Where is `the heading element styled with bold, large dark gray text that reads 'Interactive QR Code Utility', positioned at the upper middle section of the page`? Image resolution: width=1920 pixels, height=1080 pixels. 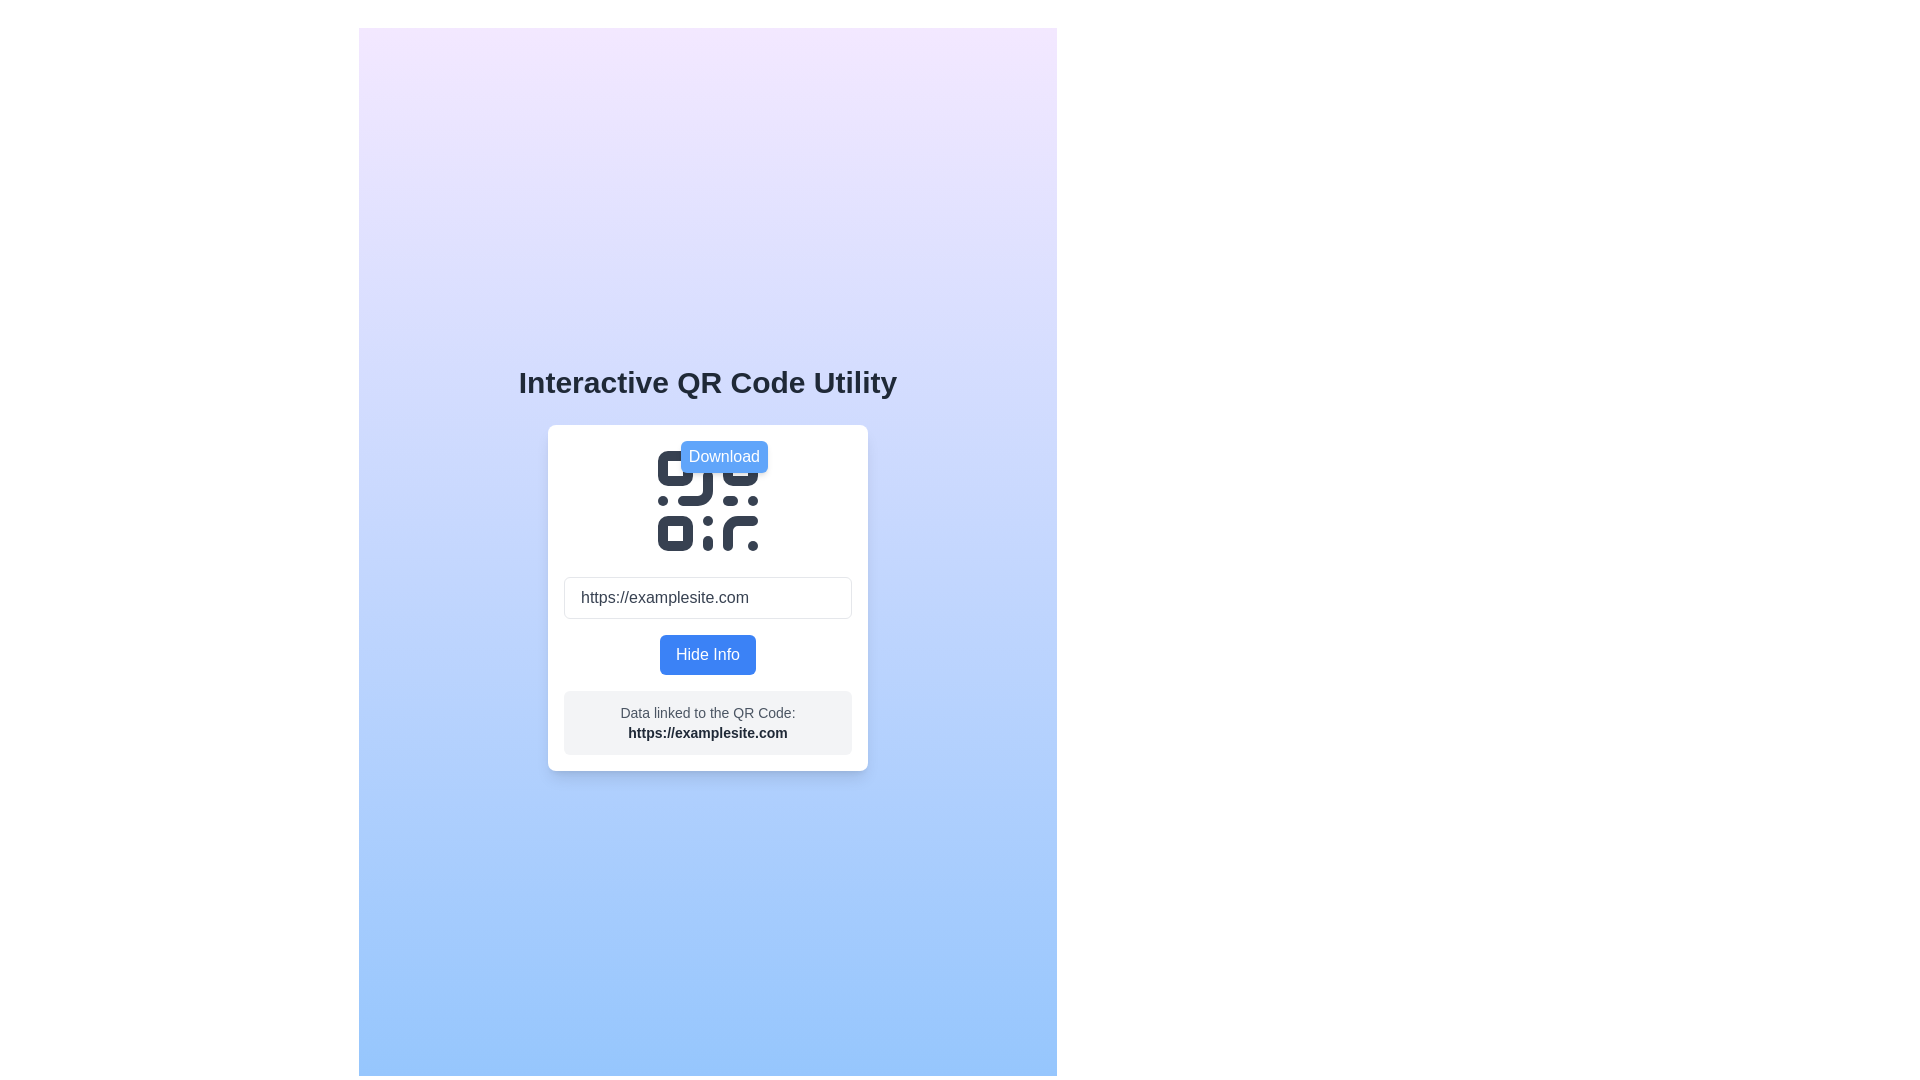 the heading element styled with bold, large dark gray text that reads 'Interactive QR Code Utility', positioned at the upper middle section of the page is located at coordinates (707, 382).